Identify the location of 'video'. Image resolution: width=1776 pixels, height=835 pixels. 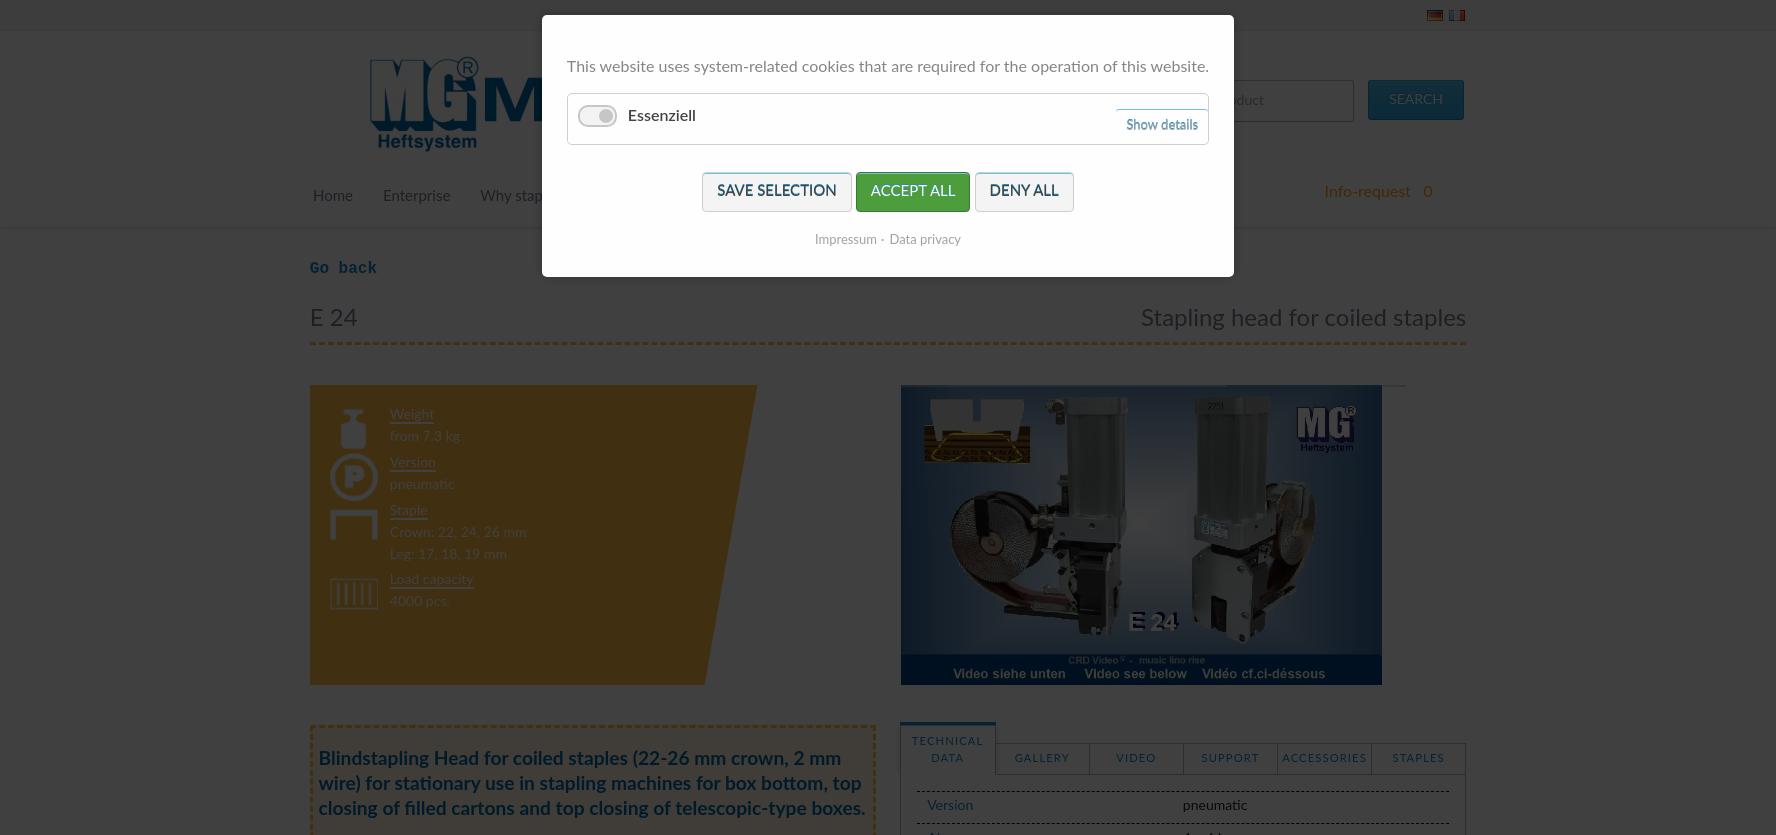
(1135, 757).